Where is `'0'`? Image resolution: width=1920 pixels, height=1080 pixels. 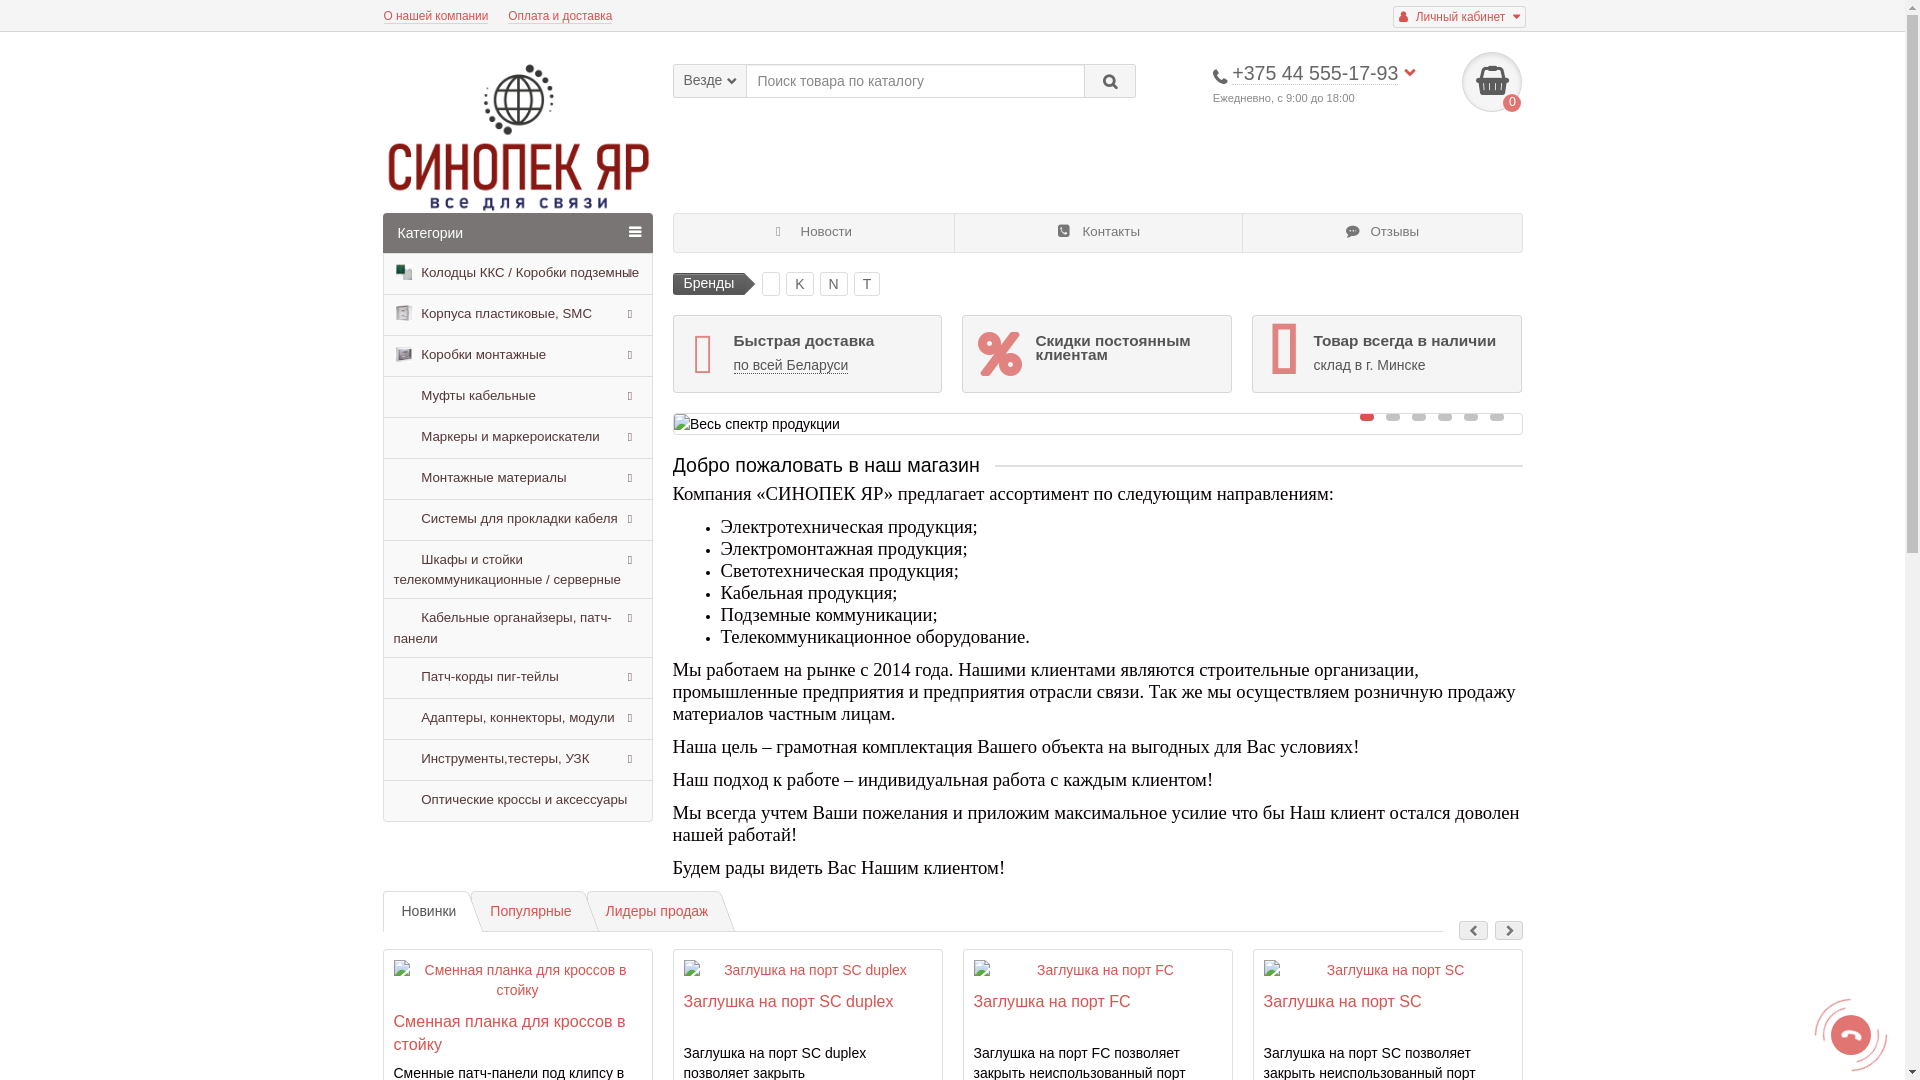 '0' is located at coordinates (1492, 80).